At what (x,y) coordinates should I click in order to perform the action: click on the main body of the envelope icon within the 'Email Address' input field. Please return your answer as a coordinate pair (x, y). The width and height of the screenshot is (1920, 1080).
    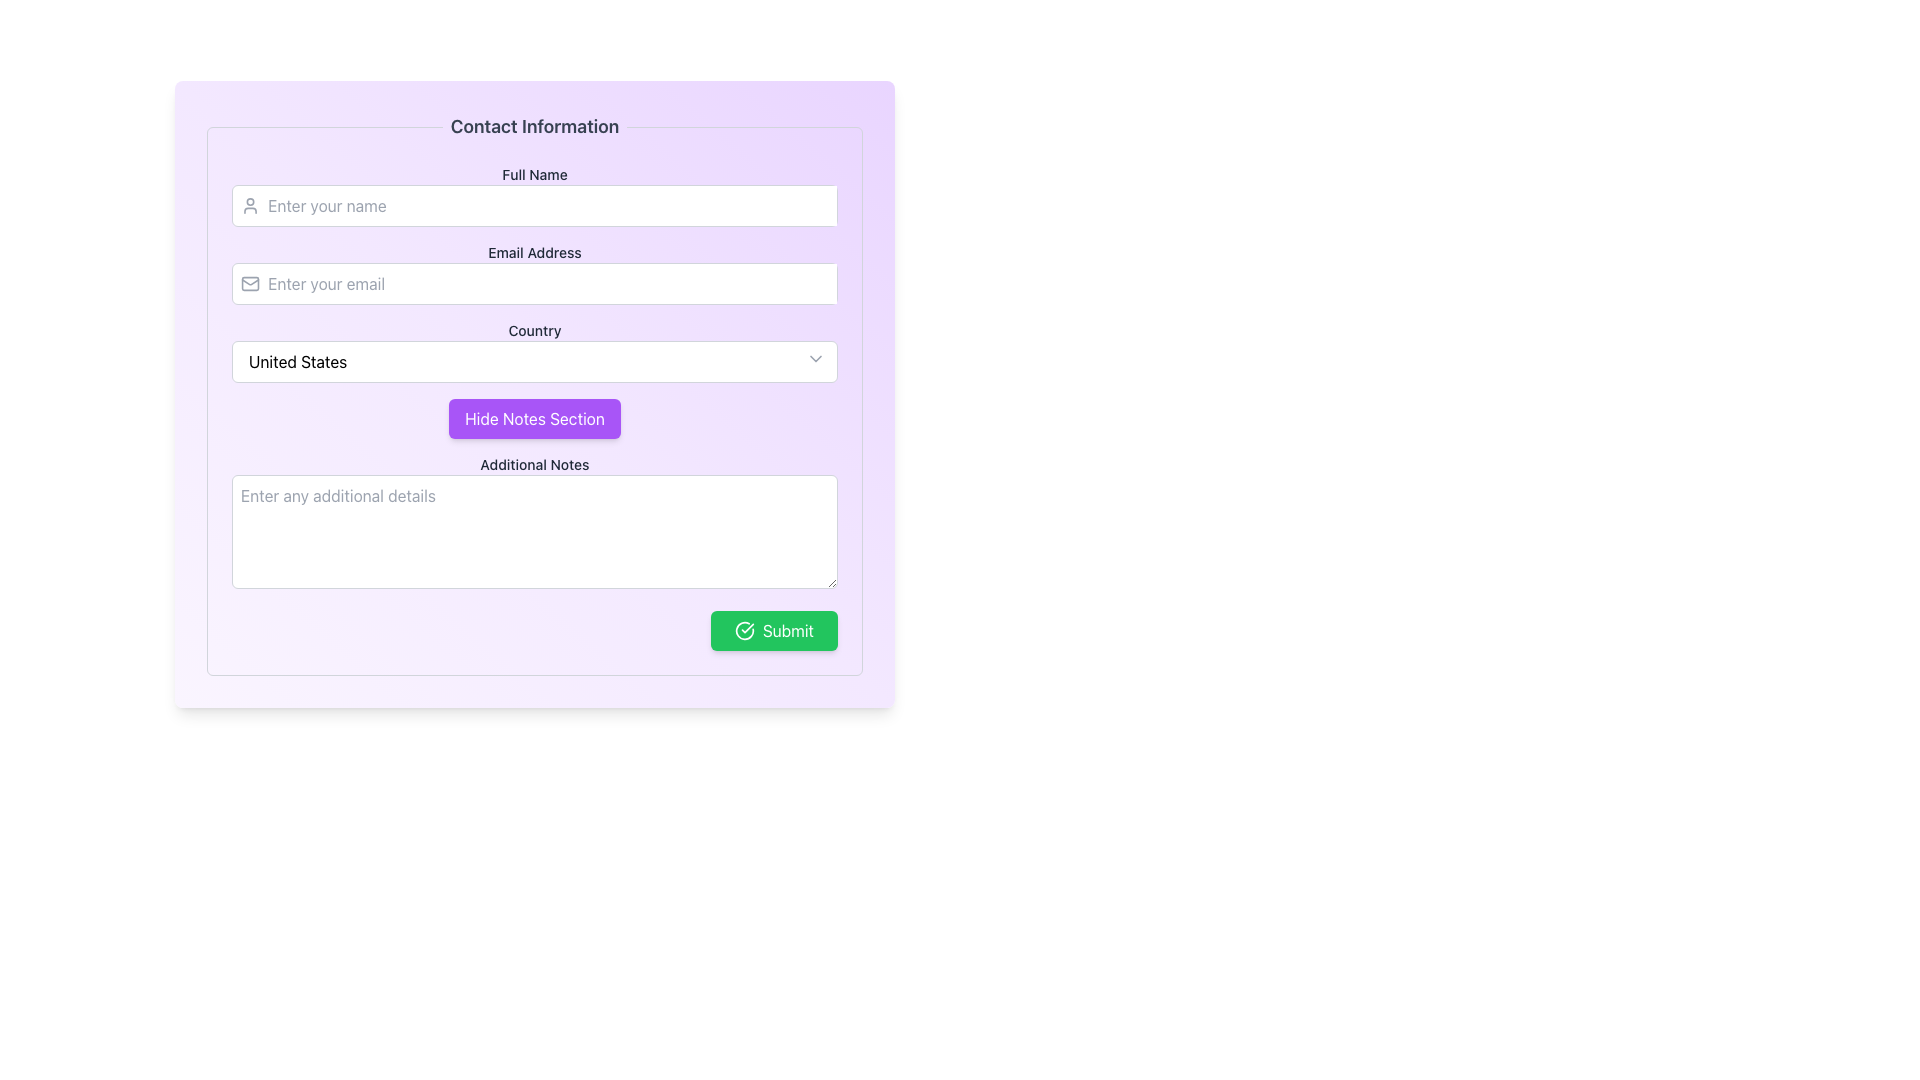
    Looking at the image, I should click on (249, 284).